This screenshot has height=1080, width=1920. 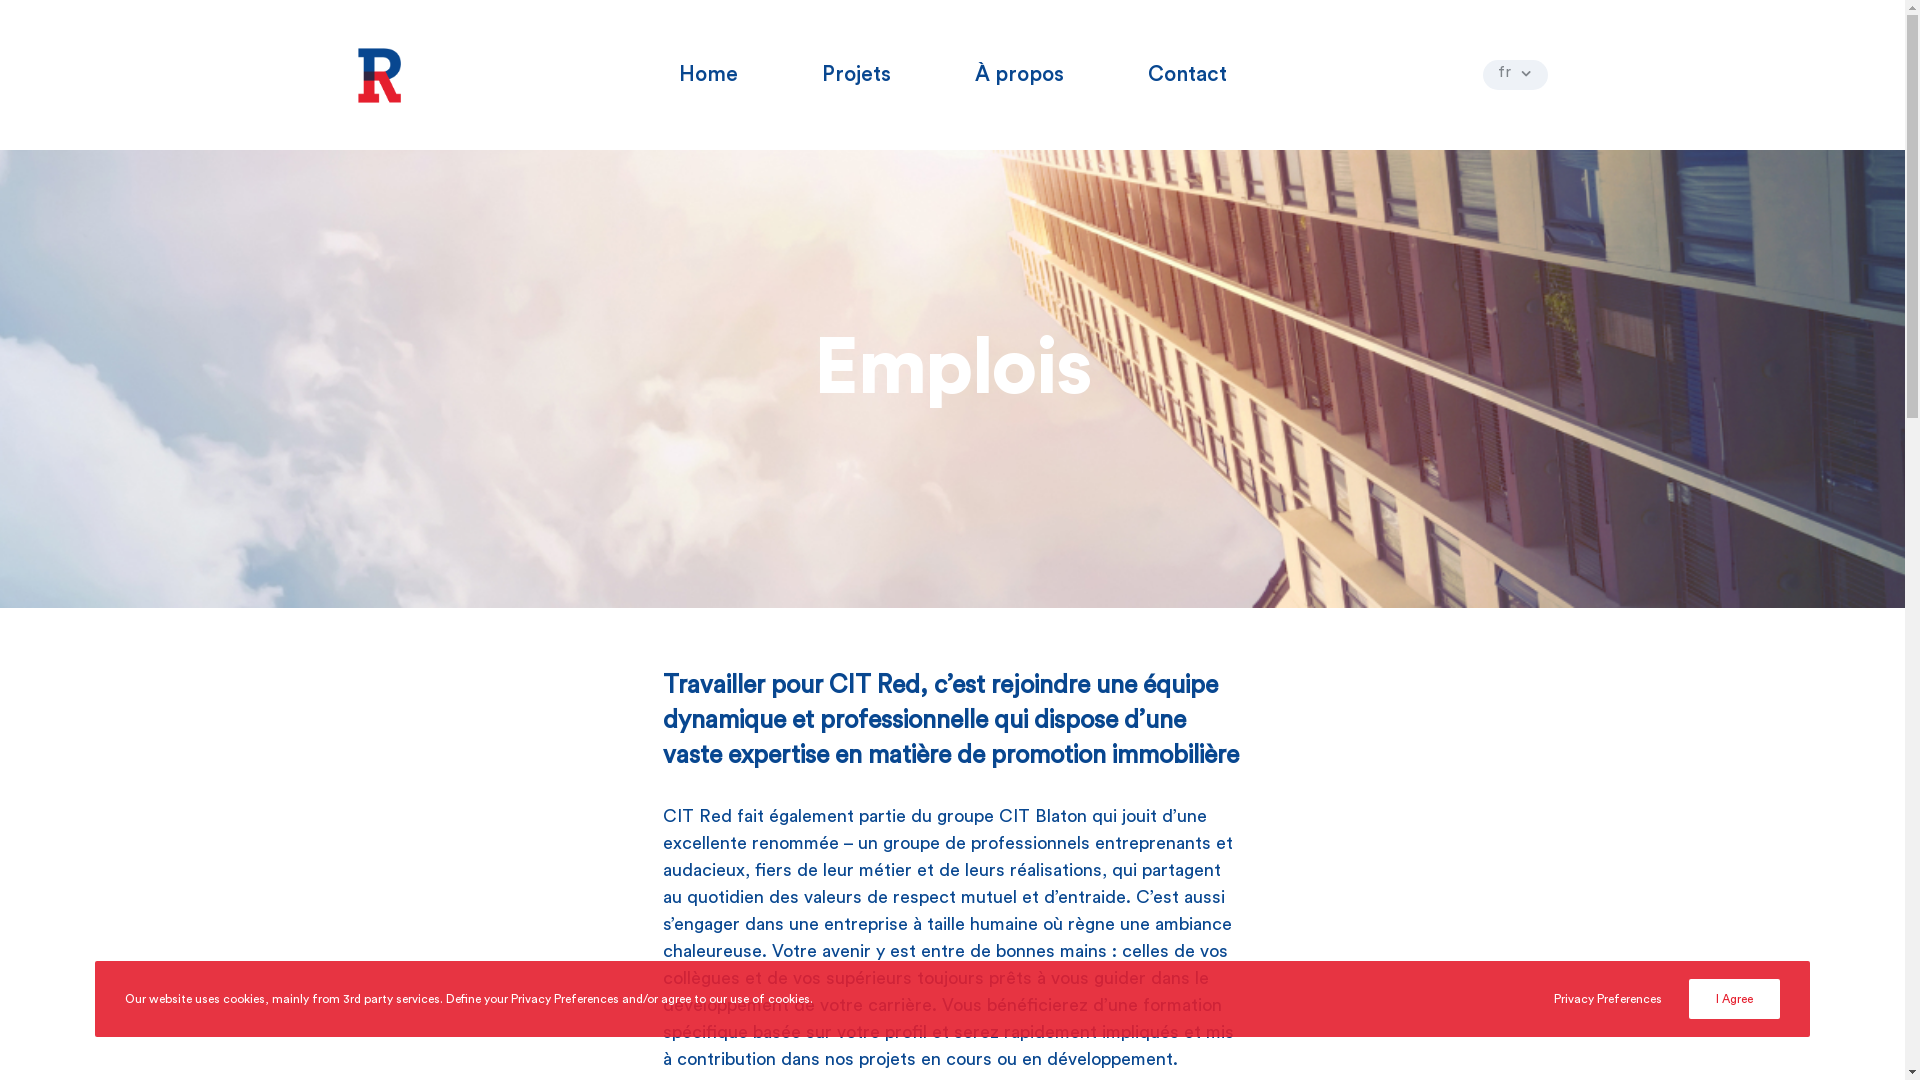 I want to click on 'Home', so click(x=707, y=73).